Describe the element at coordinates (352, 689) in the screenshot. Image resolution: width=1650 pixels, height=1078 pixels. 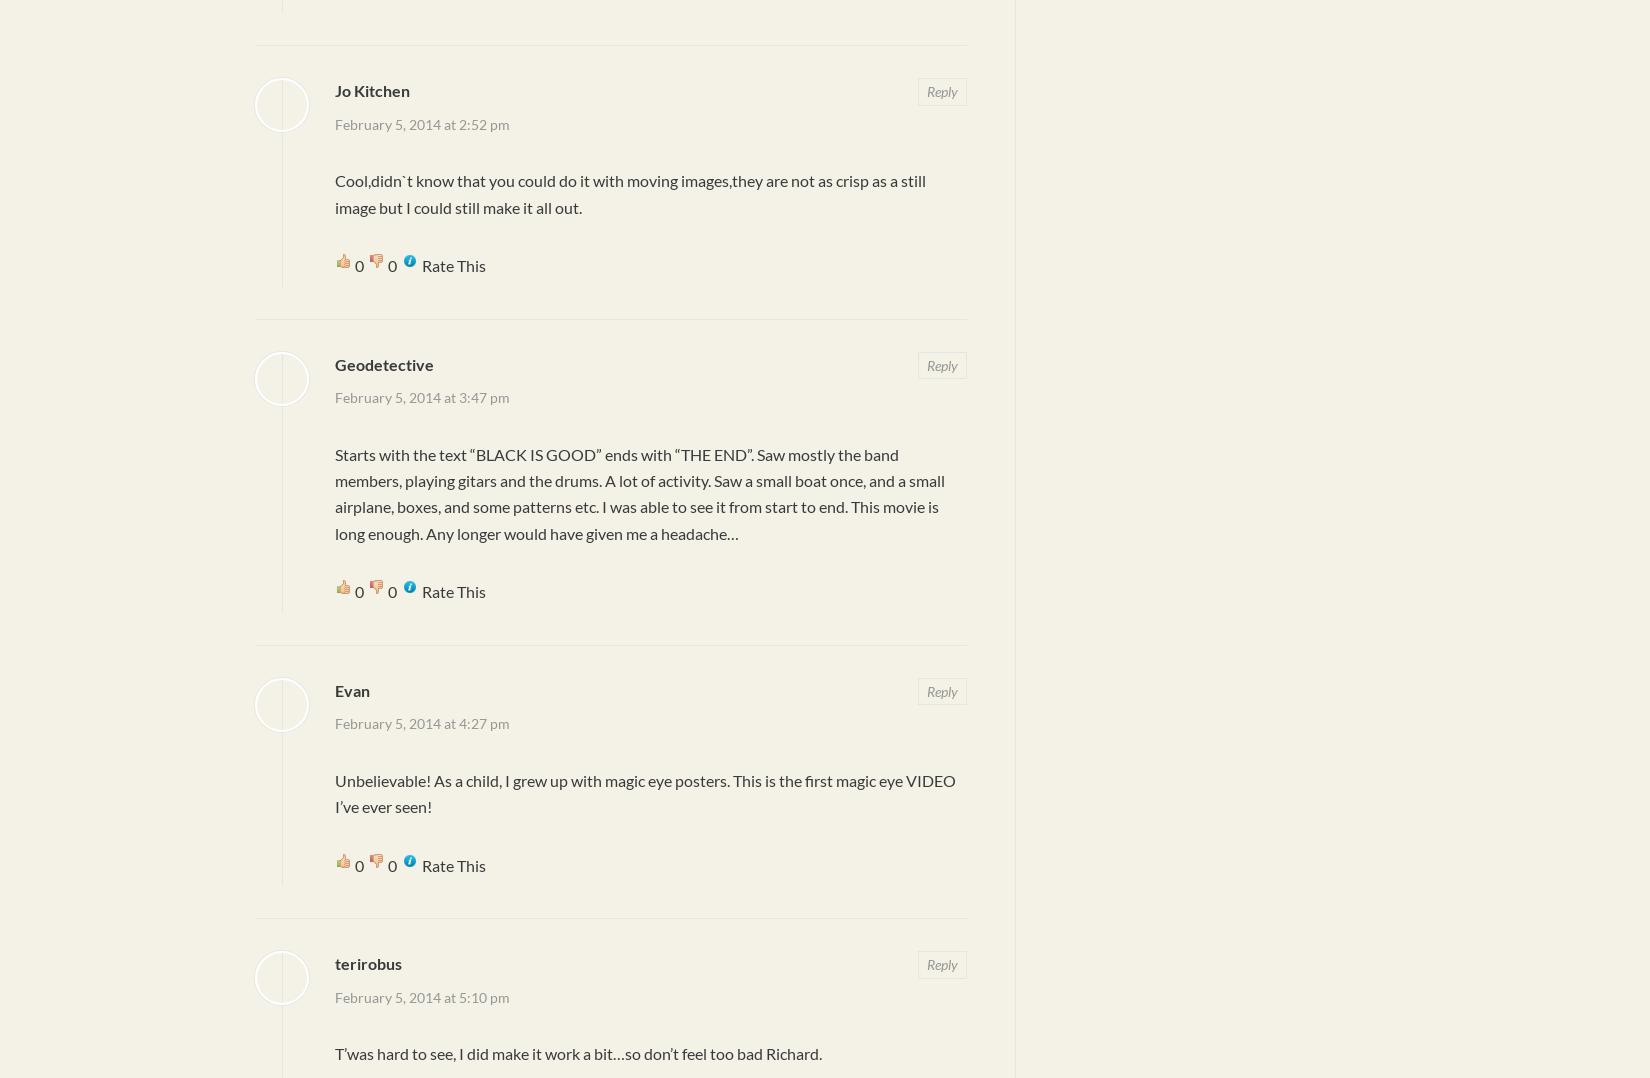
I see `'Evan'` at that location.